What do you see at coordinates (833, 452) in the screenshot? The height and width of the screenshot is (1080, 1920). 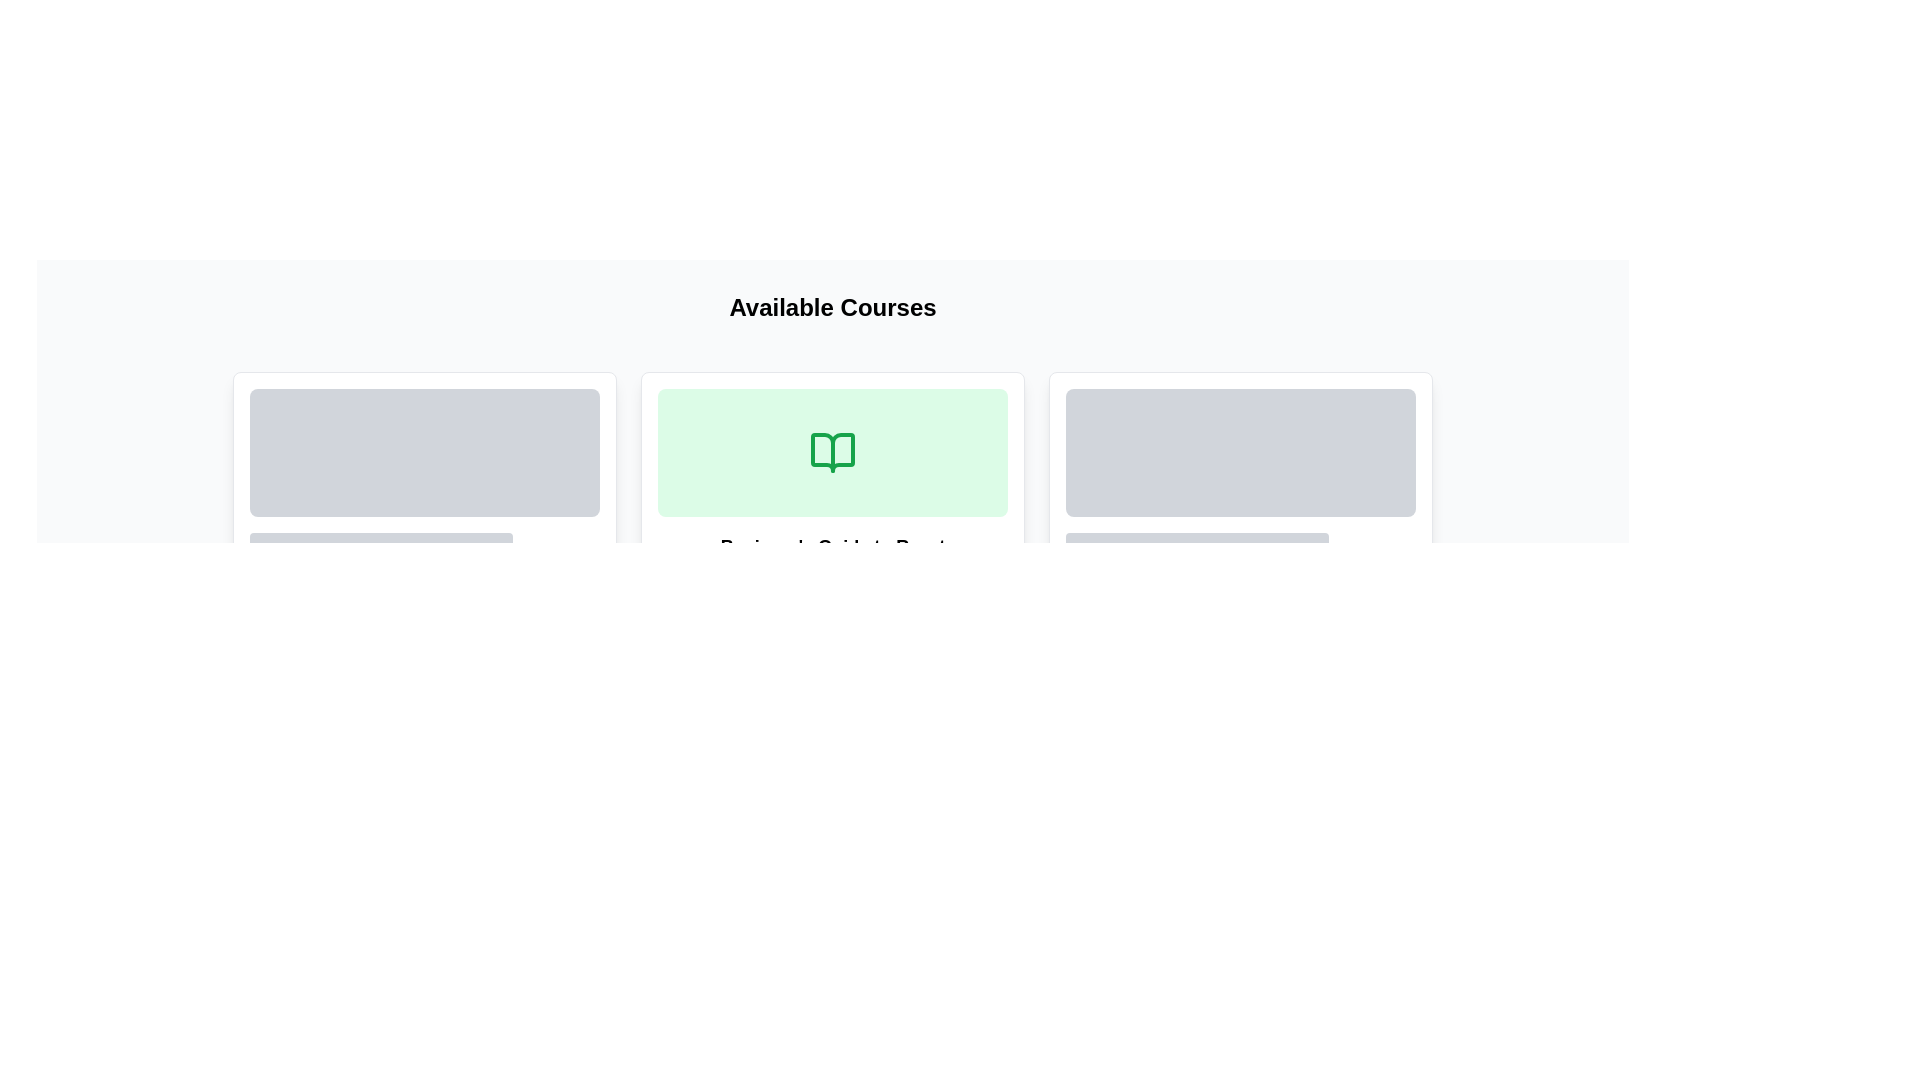 I see `the green book icon located at the center of the light green card in the second column beneath the 'Available Courses' heading` at bounding box center [833, 452].